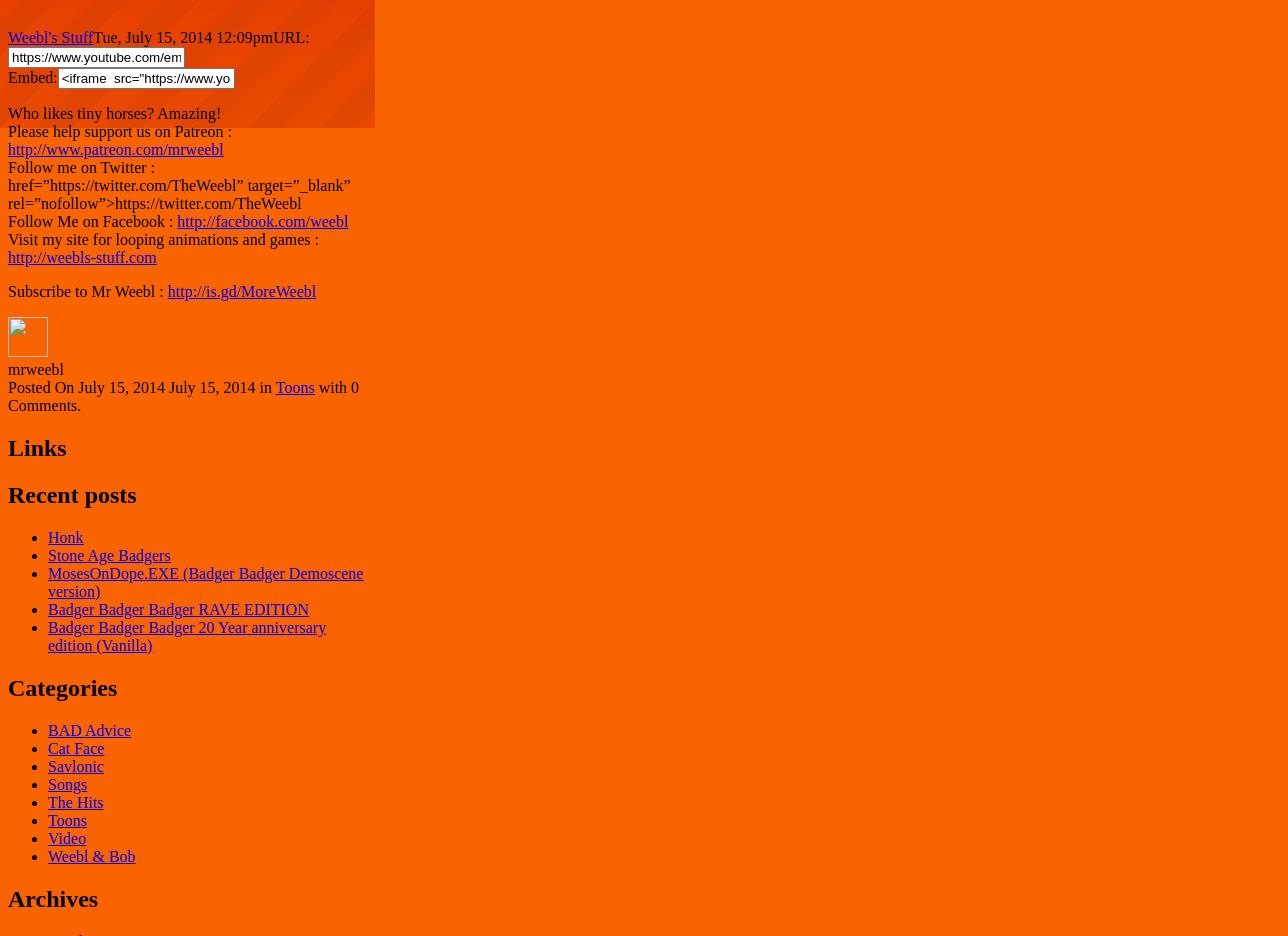  What do you see at coordinates (82, 256) in the screenshot?
I see `'http://weebls-stuff.com'` at bounding box center [82, 256].